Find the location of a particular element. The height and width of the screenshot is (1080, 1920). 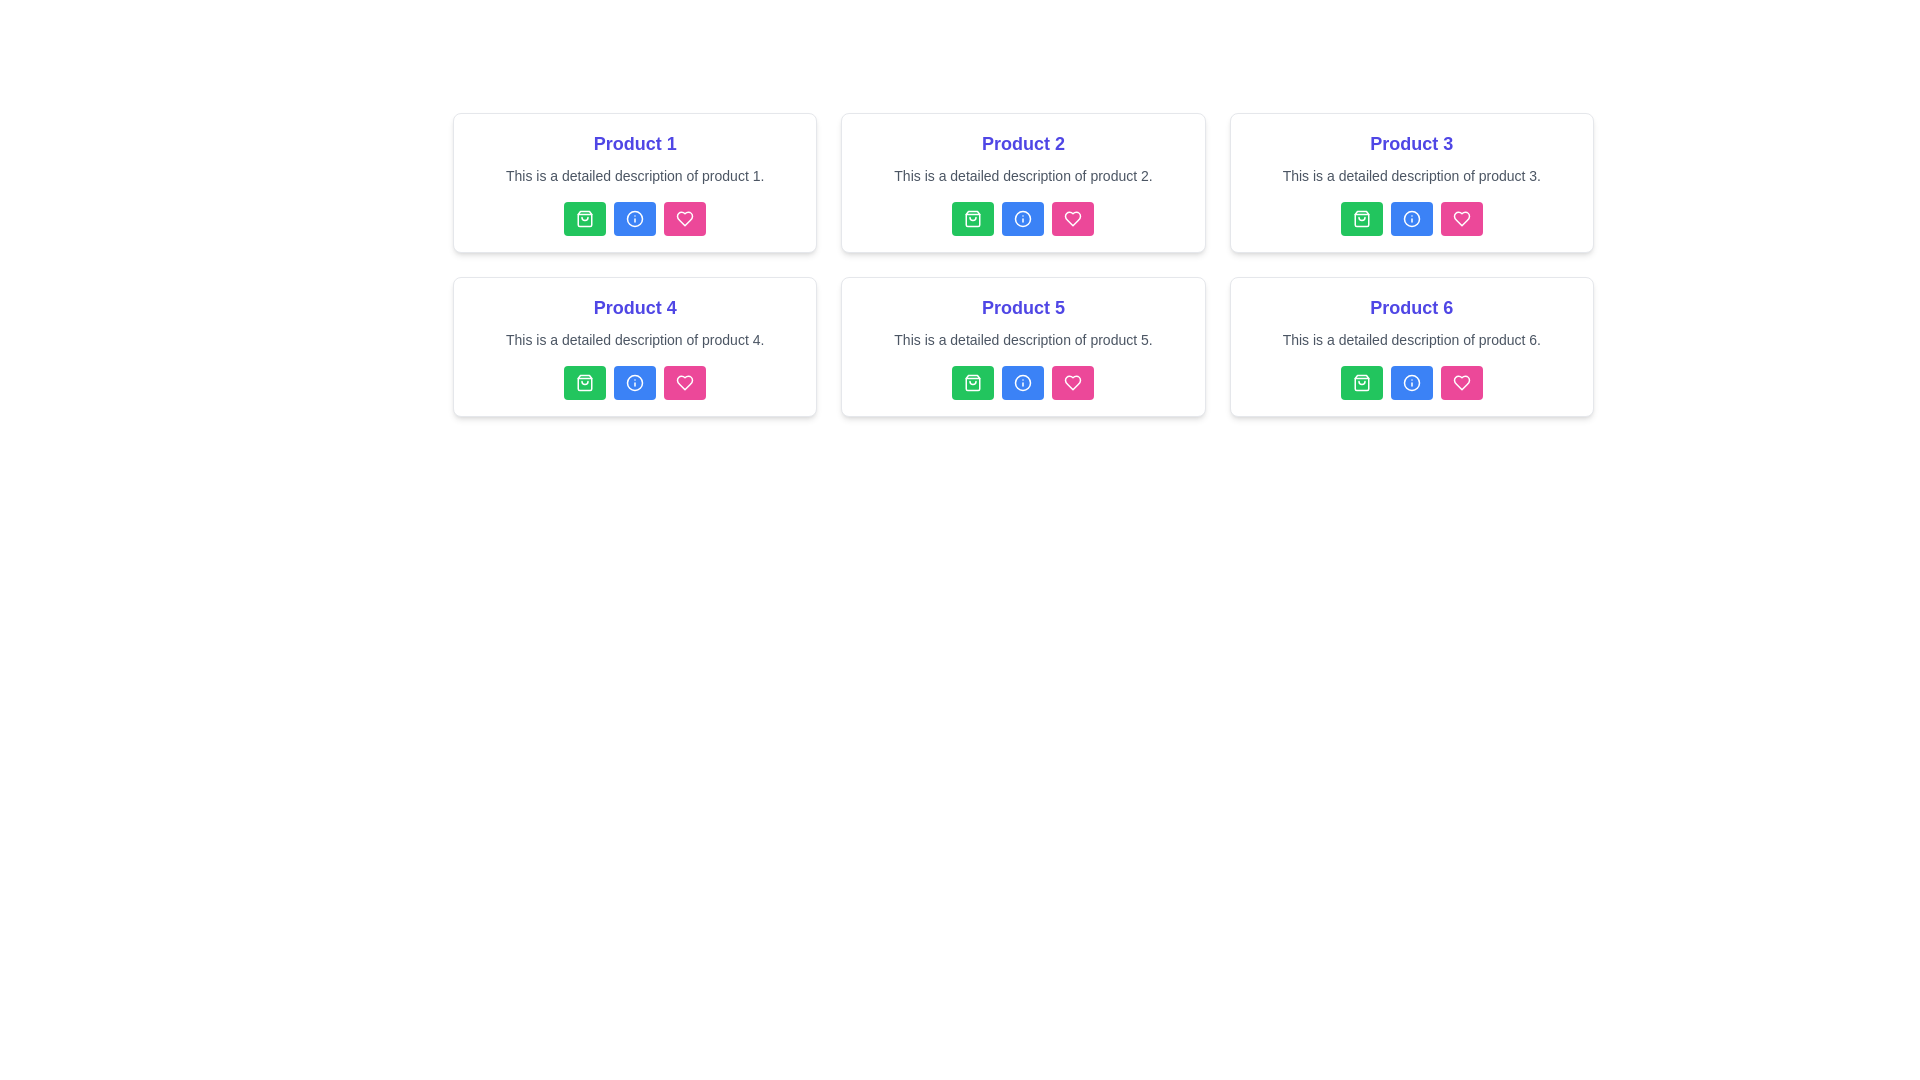

the Interactive icon located in the fifth product card, between the green envelope icon and the pink heart icon is located at coordinates (1023, 382).